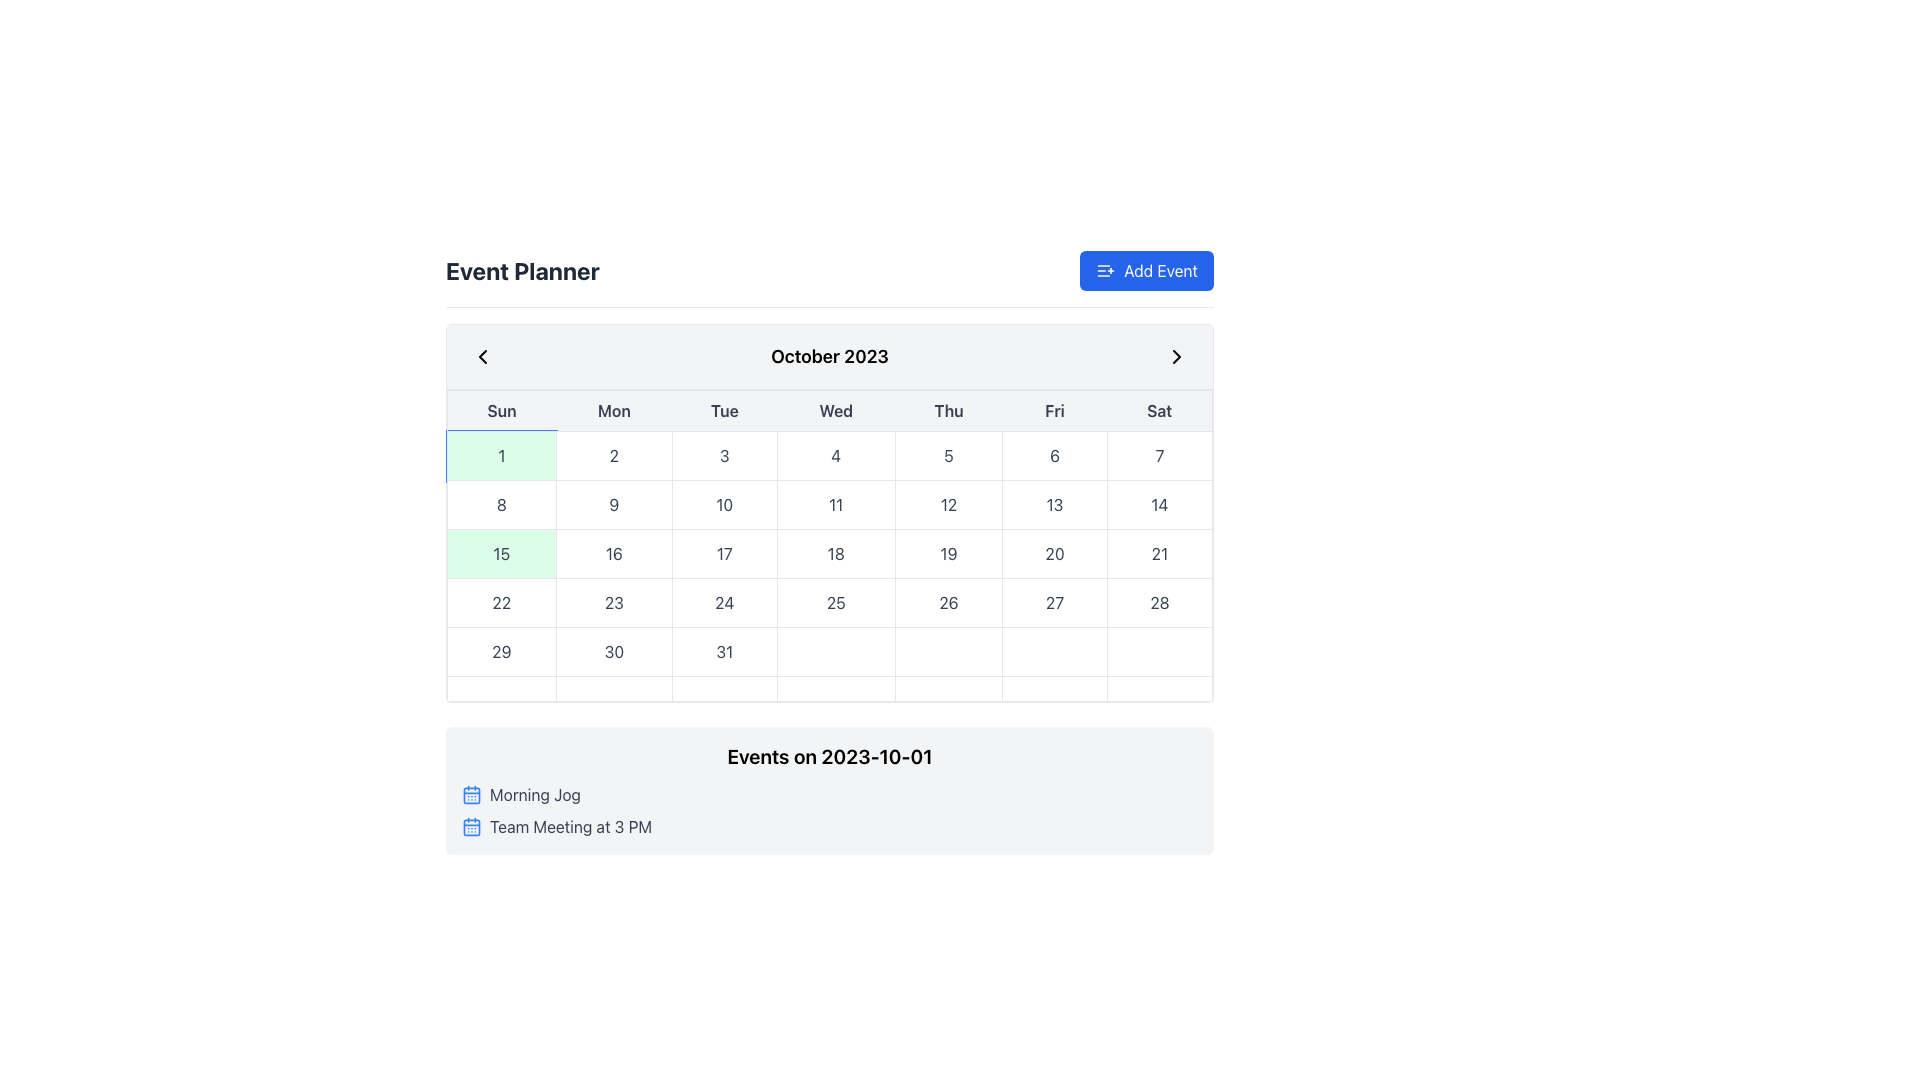 The image size is (1920, 1080). Describe the element at coordinates (723, 554) in the screenshot. I see `the calendar date cell representing the 17th of October 2023 to change its background color` at that location.